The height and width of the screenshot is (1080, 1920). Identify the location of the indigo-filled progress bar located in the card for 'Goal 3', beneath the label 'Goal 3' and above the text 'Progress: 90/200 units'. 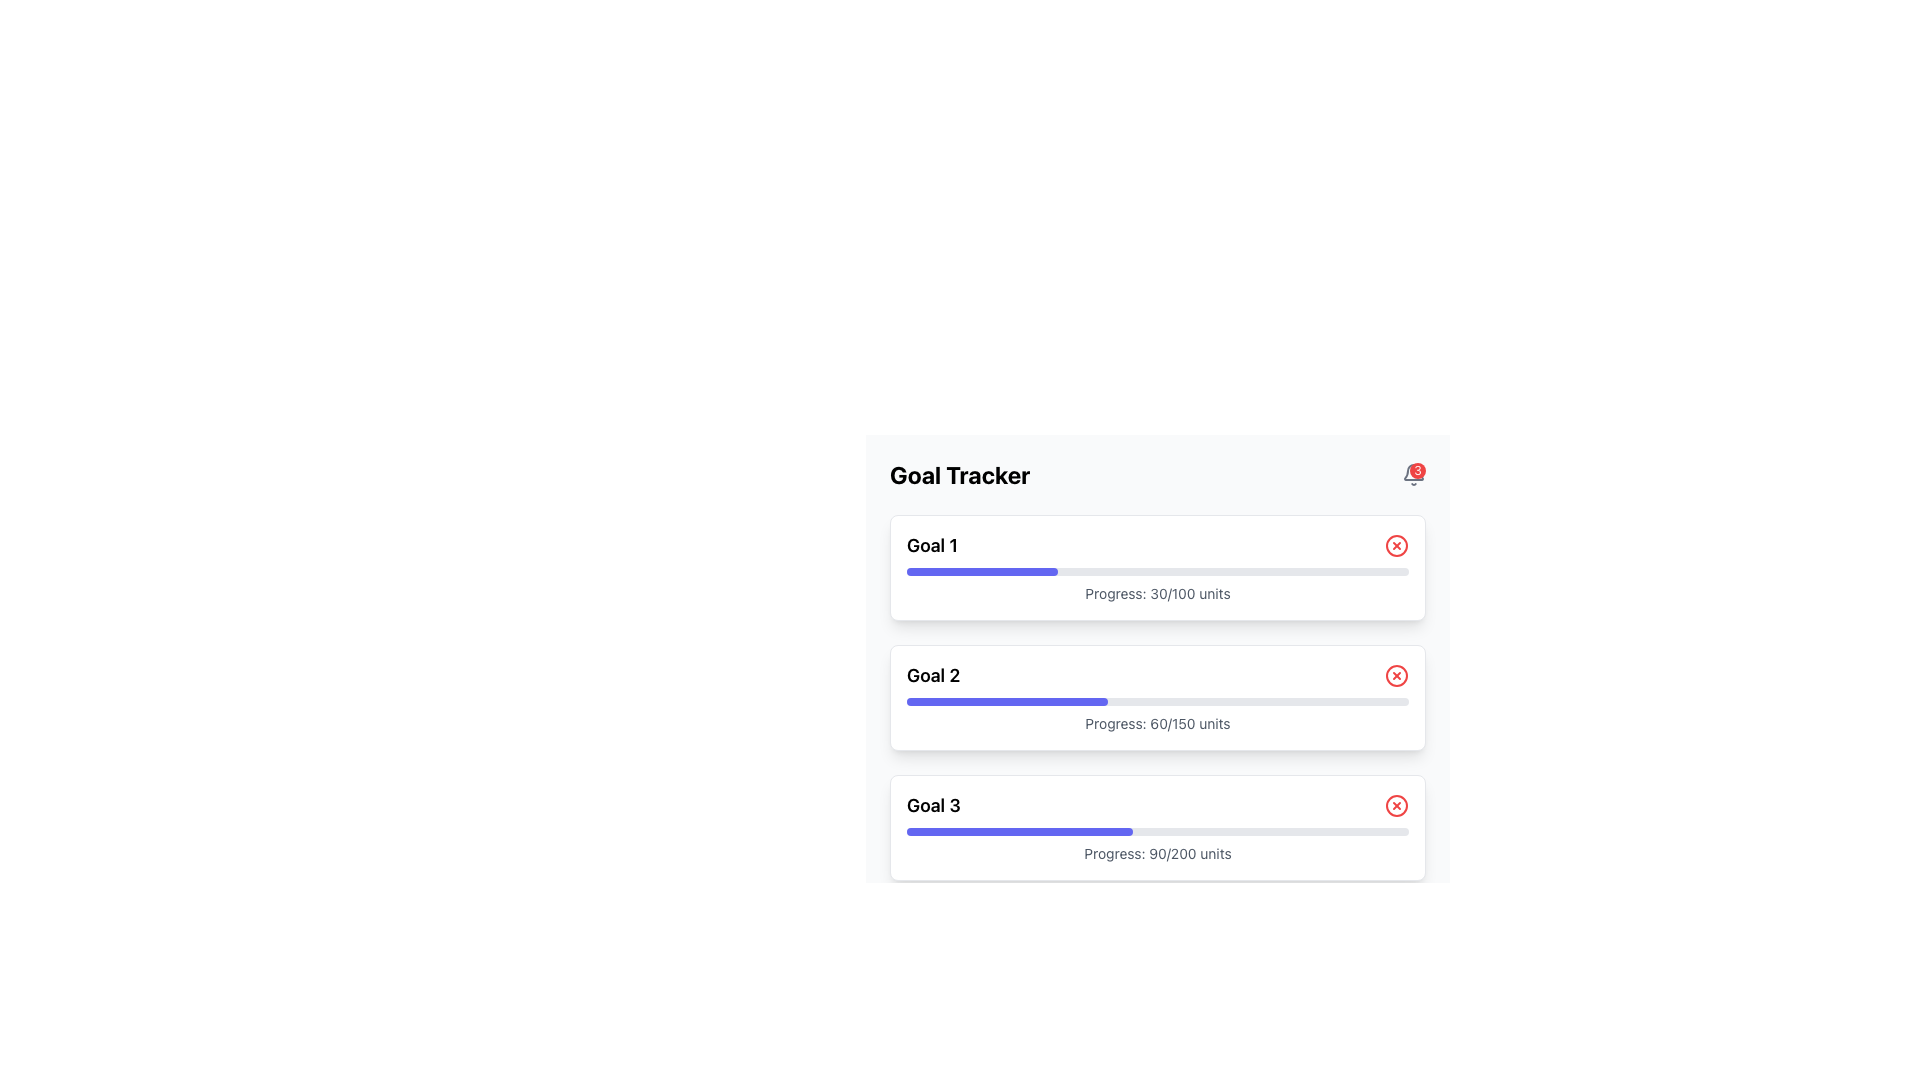
(1157, 832).